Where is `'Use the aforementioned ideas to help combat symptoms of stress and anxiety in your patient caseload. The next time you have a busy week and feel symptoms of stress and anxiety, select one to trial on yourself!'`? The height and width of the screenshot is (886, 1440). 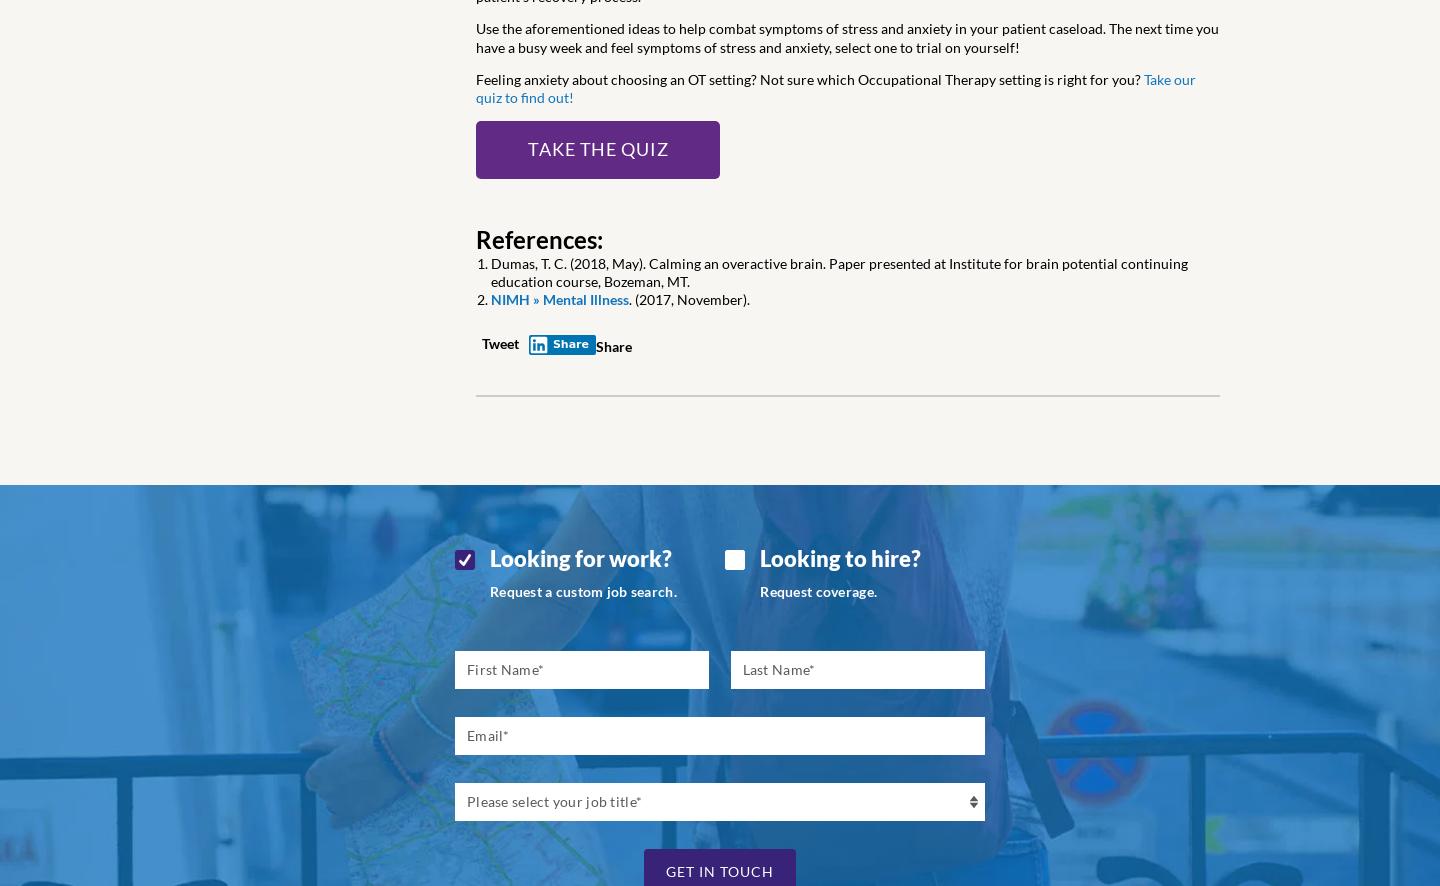
'Use the aforementioned ideas to help combat symptoms of stress and anxiety in your patient caseload. The next time you have a busy week and feel symptoms of stress and anxiety, select one to trial on yourself!' is located at coordinates (846, 37).